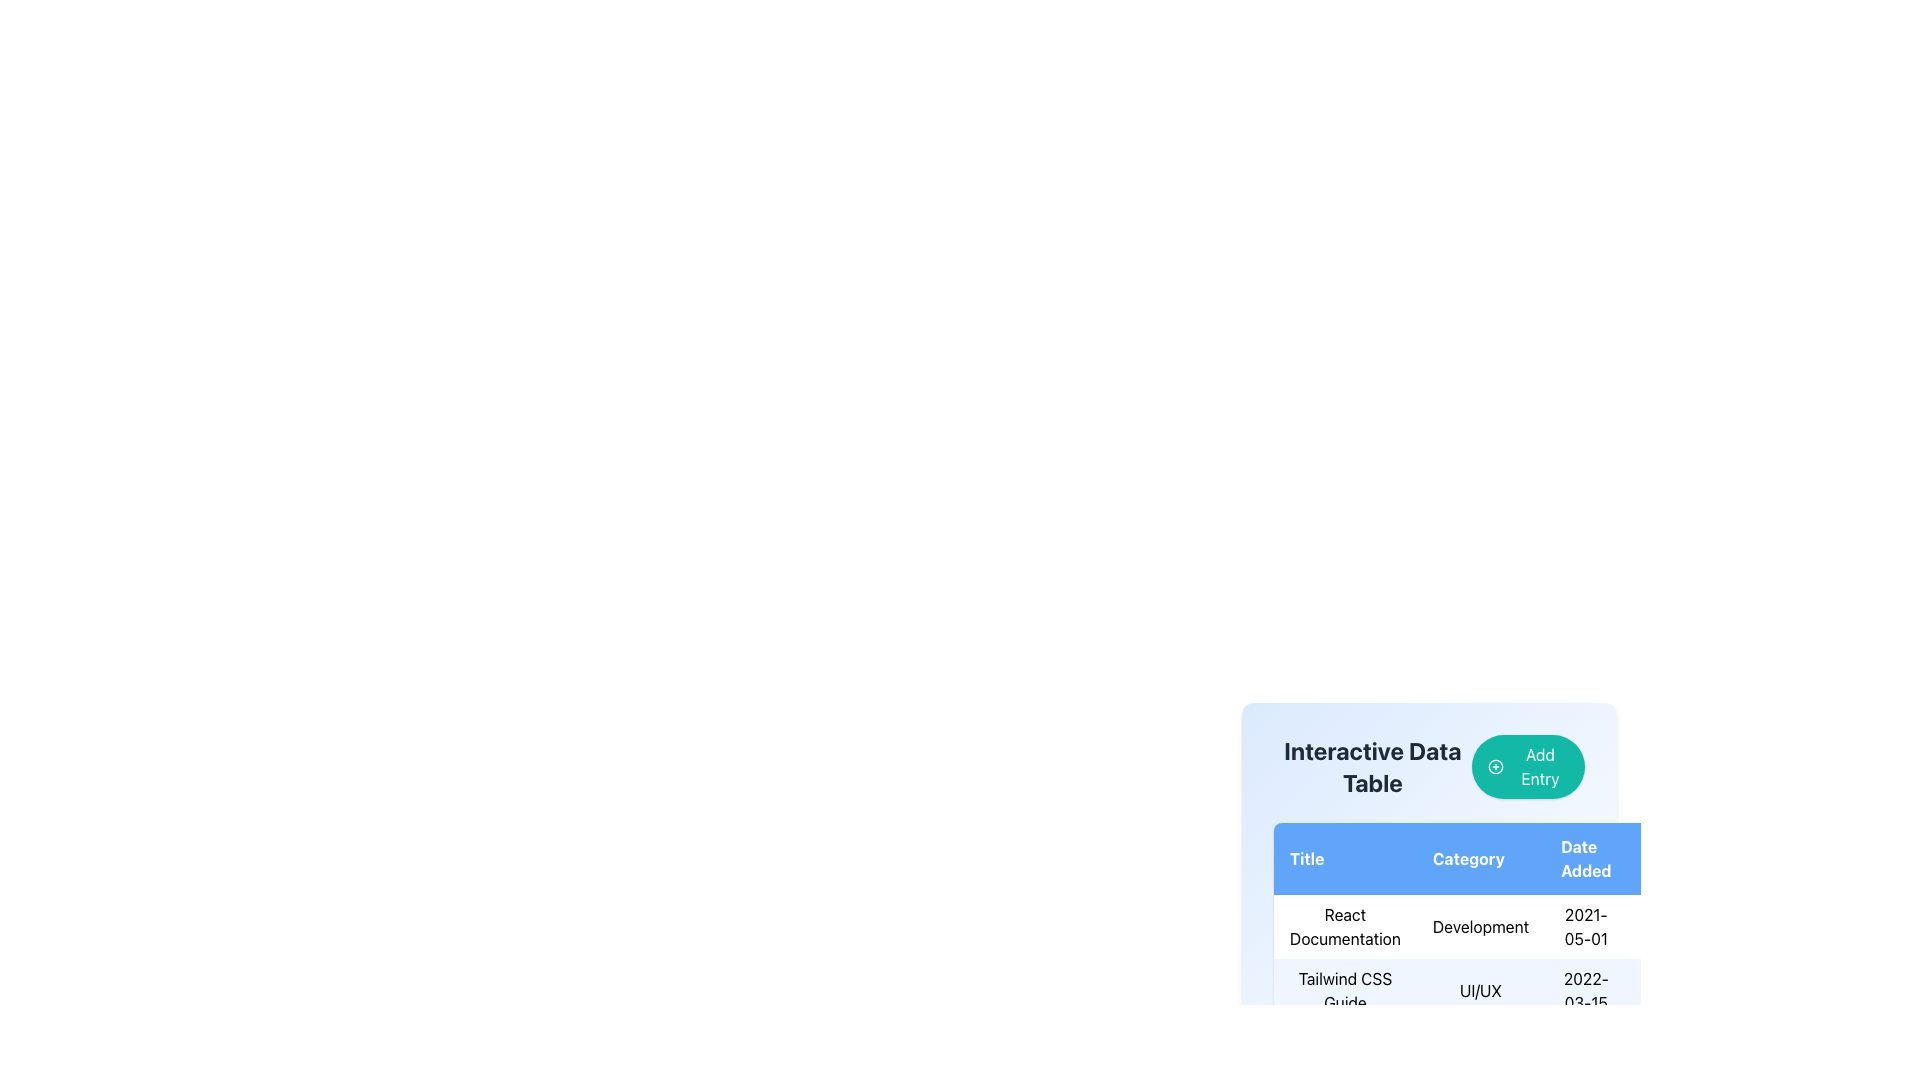 This screenshot has height=1080, width=1920. Describe the element at coordinates (1585, 858) in the screenshot. I see `the Table Header indicating the date an item was added, which is the third item from the left in a row of four headers` at that location.